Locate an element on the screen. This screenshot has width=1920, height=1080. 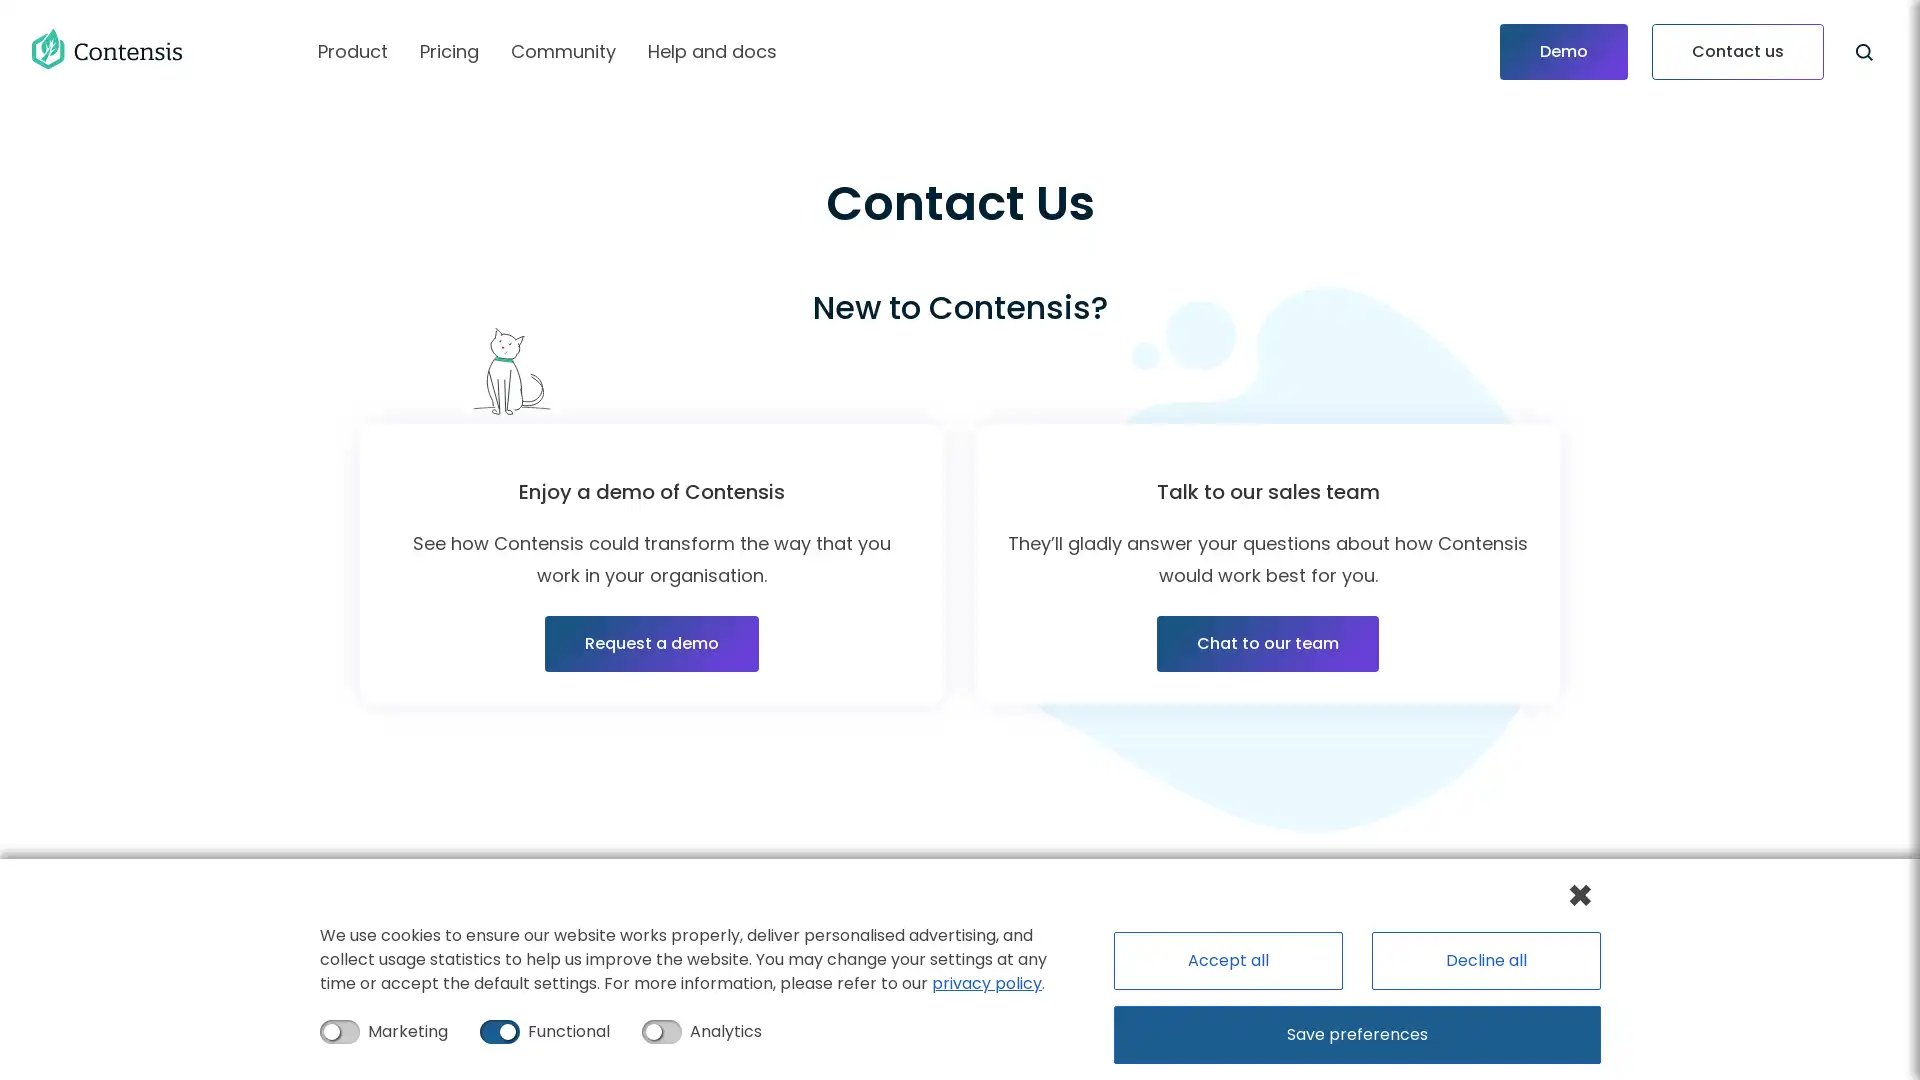
Accept all is located at coordinates (1223, 959).